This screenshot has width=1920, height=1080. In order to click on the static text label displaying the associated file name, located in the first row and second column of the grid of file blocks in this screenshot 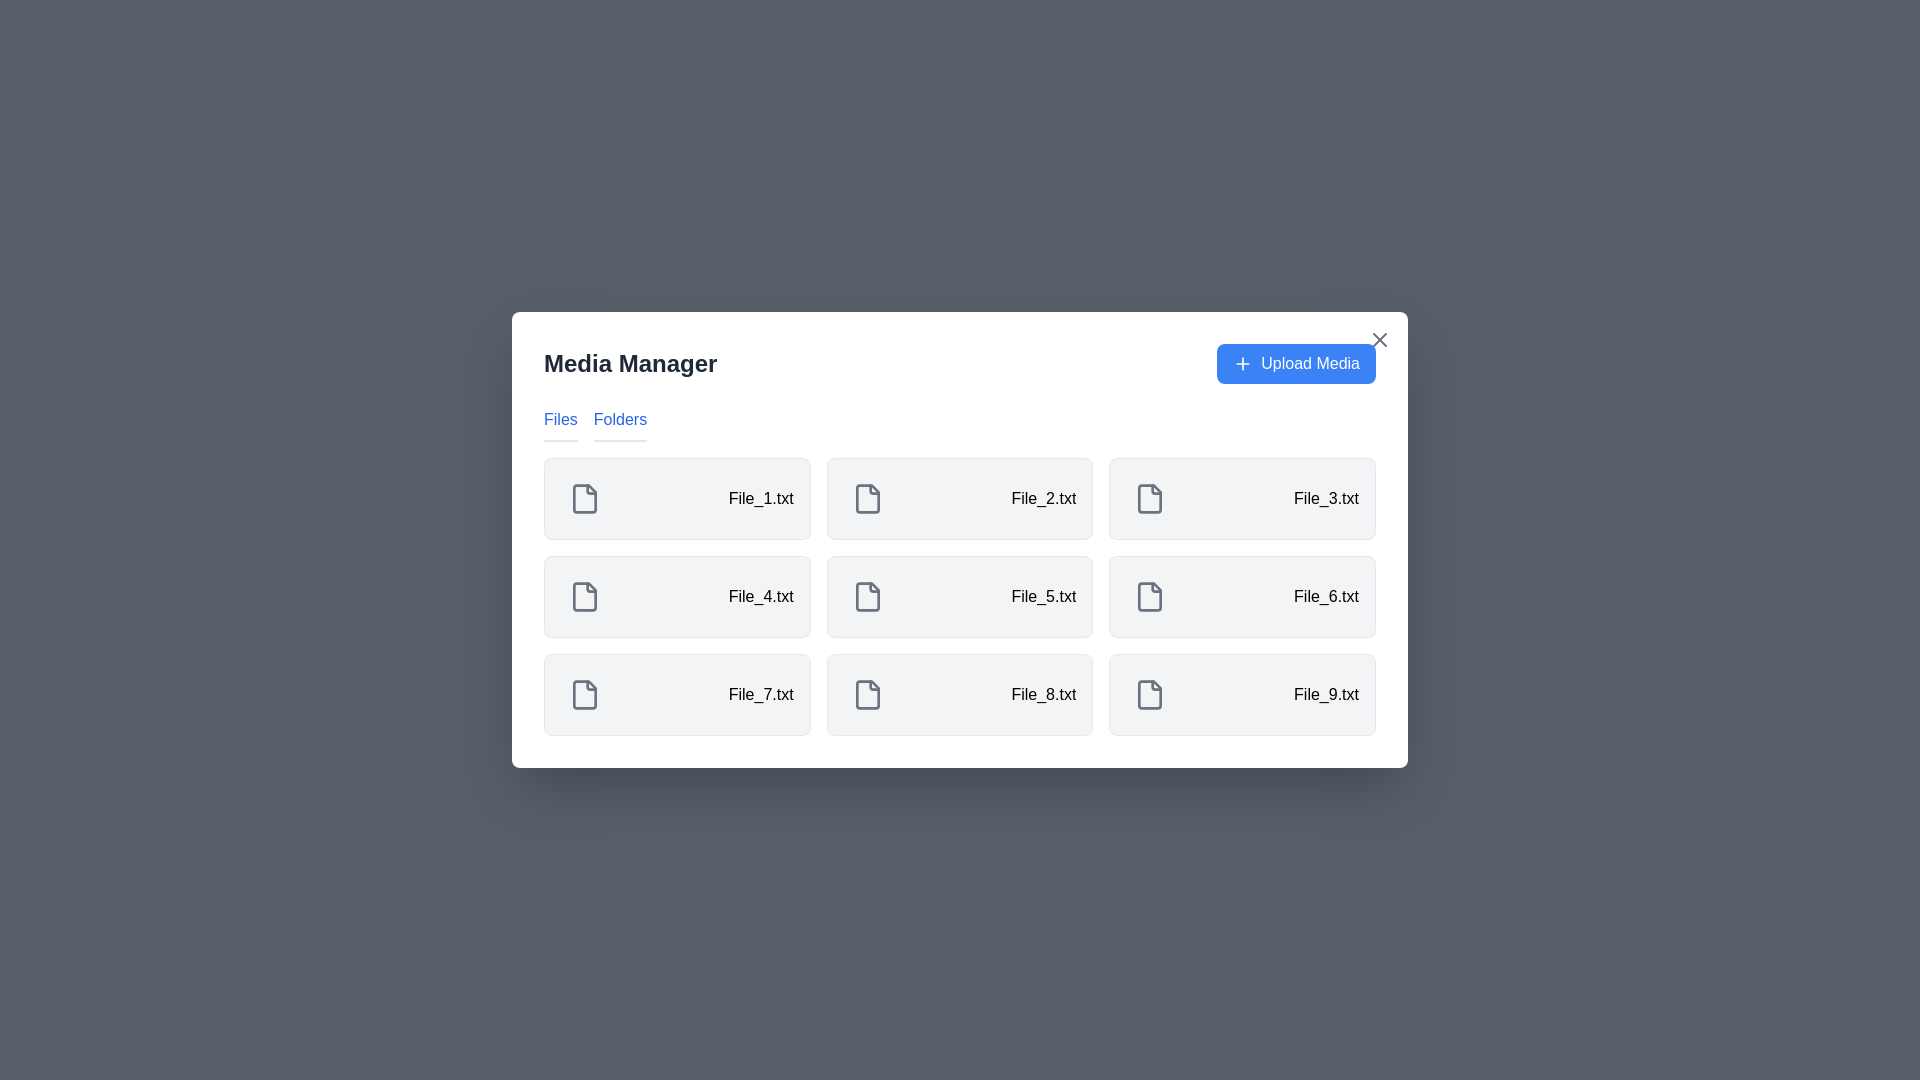, I will do `click(1042, 497)`.